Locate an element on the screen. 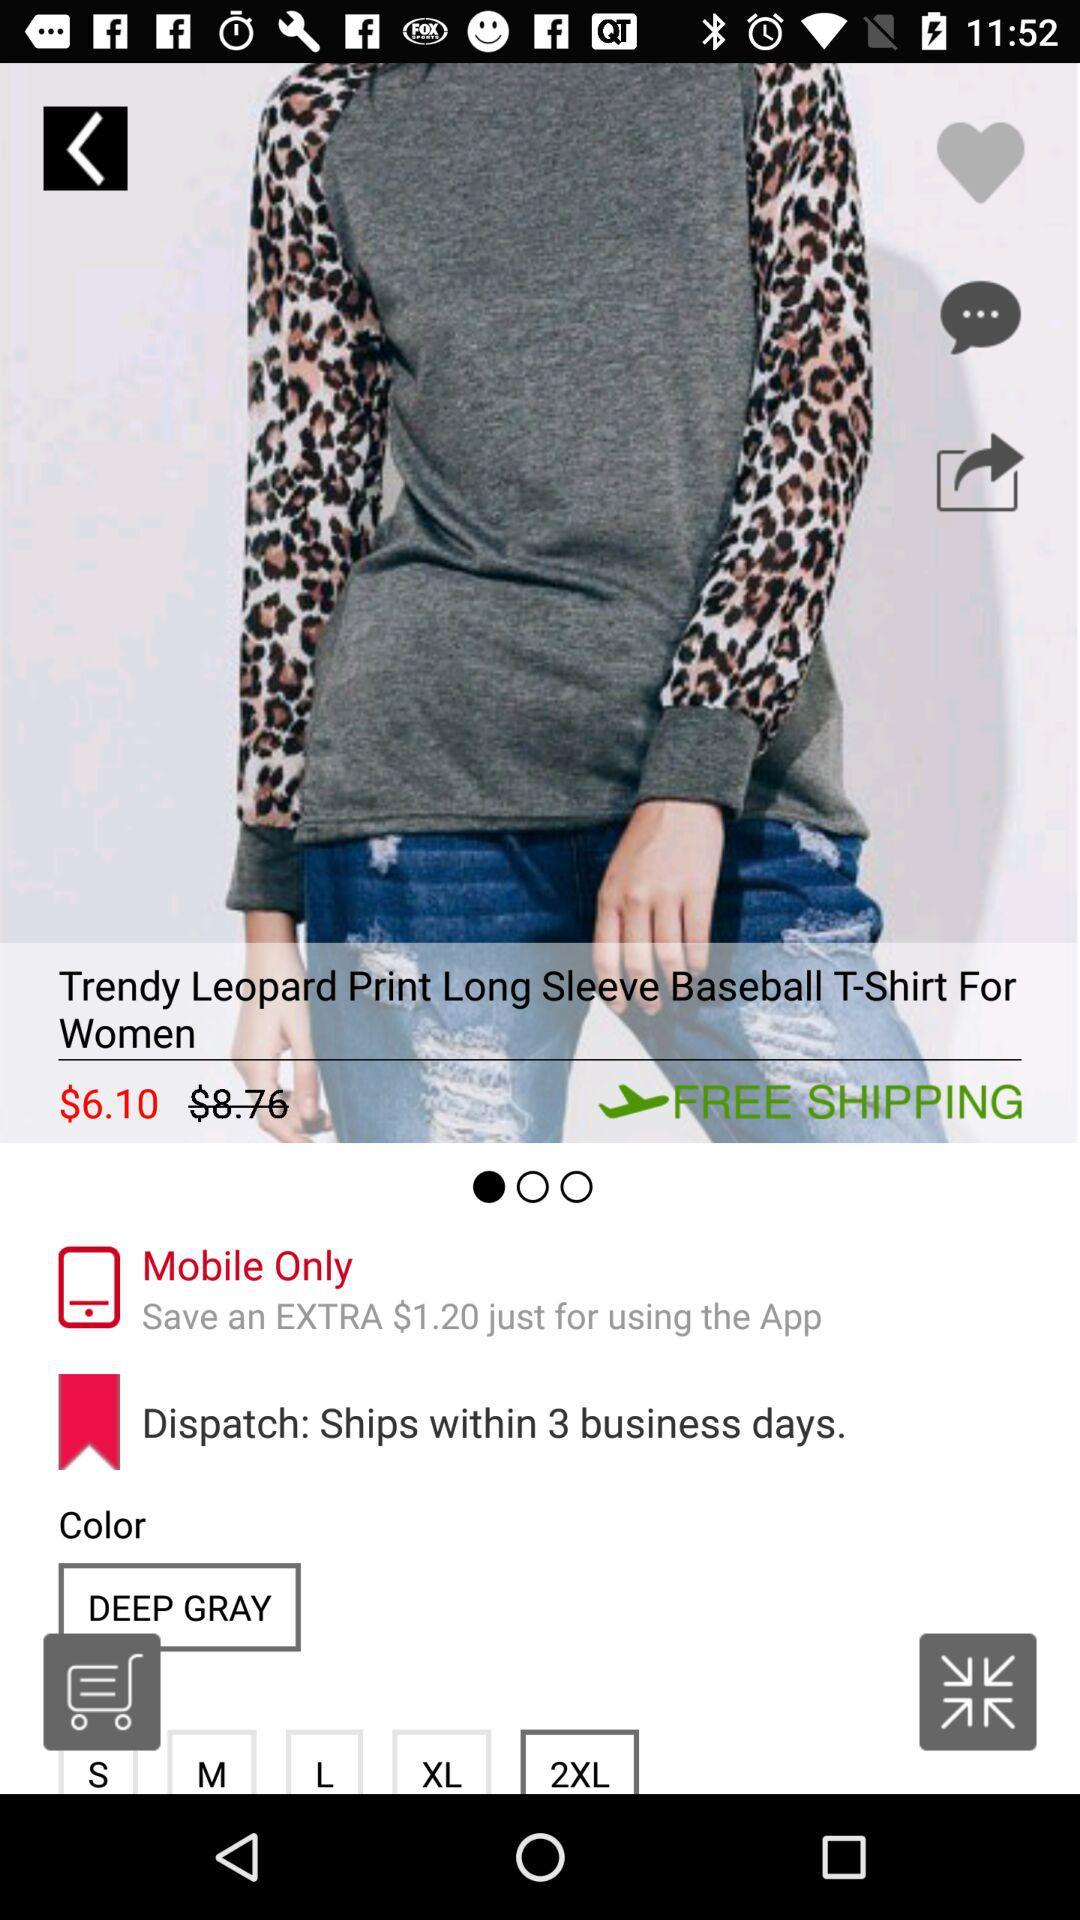 The image size is (1080, 1920). item below the color is located at coordinates (101, 1690).